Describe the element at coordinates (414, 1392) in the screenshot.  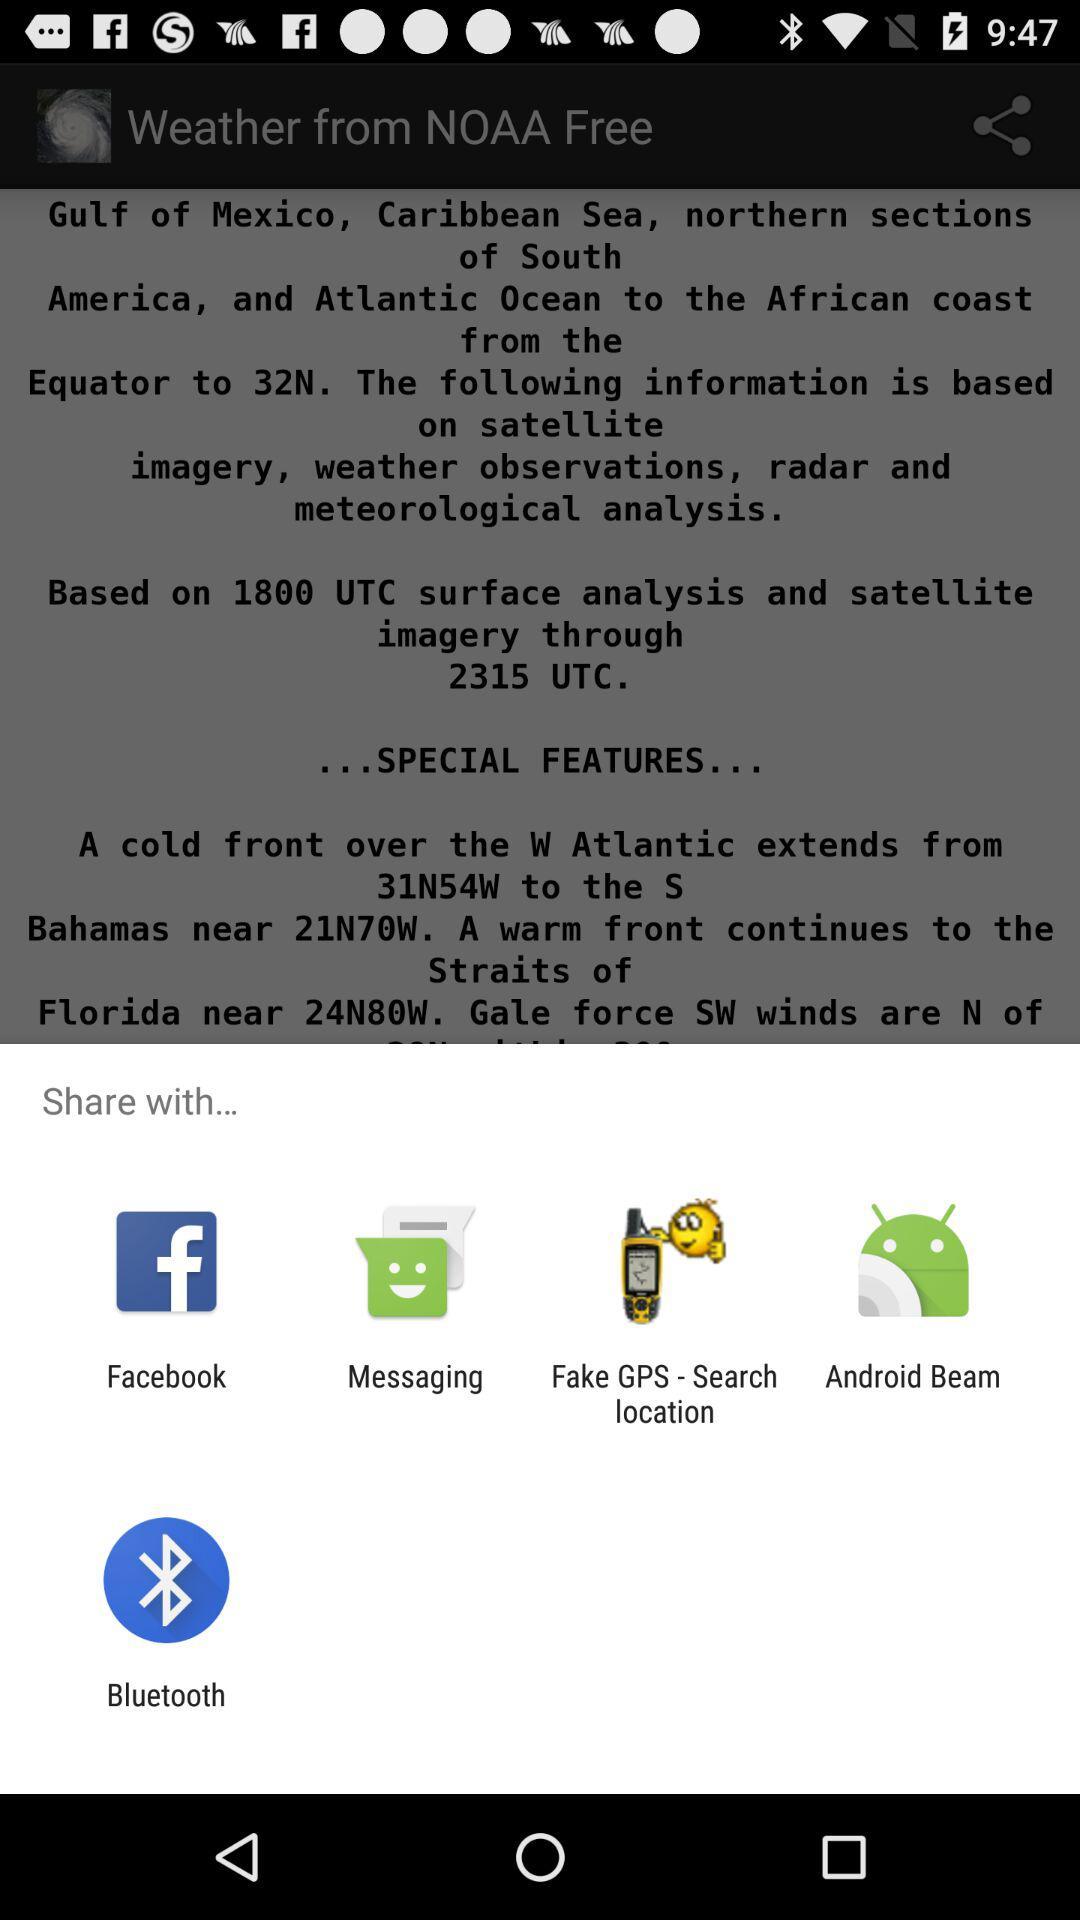
I see `app to the left of the fake gps search item` at that location.